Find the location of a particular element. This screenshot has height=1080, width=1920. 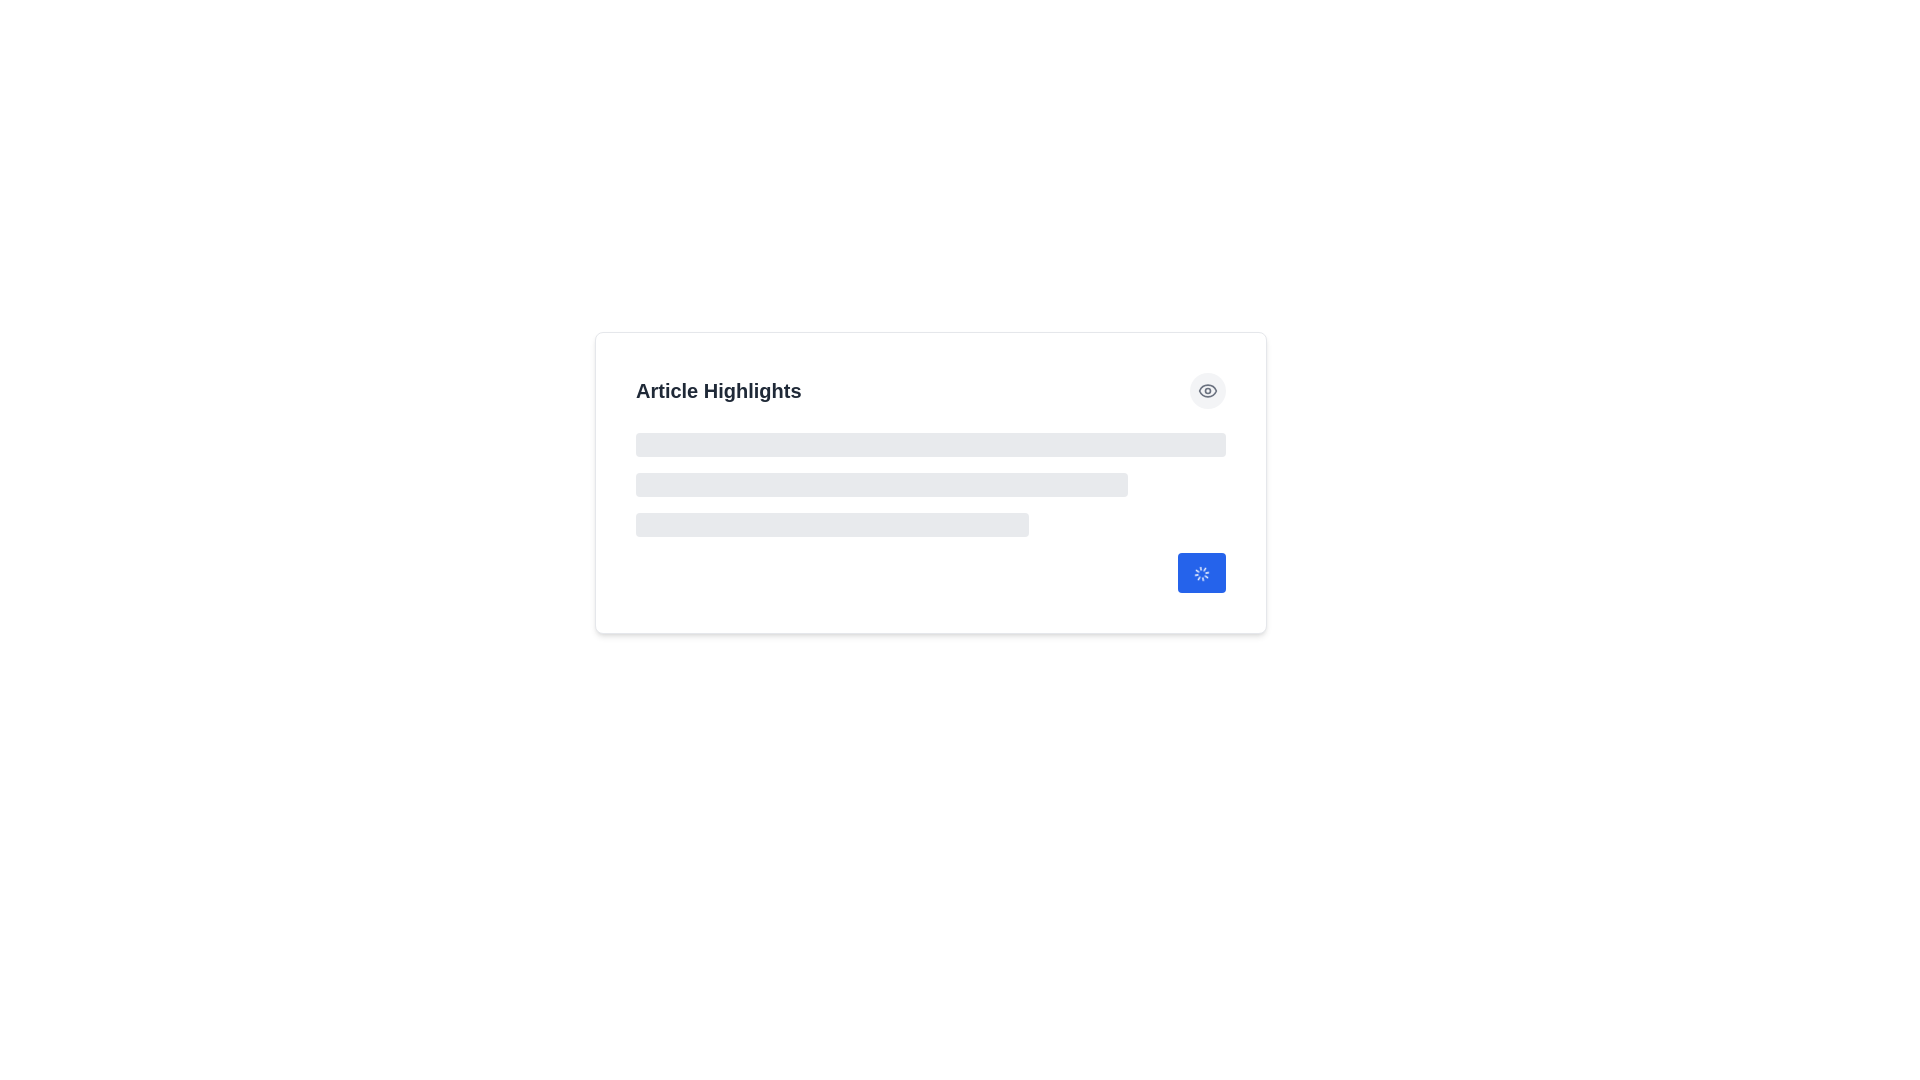

the Loading placeholder element, which consists of three horizontal grey bars stacked vertically, located below the title 'Article Highlights' is located at coordinates (930, 485).